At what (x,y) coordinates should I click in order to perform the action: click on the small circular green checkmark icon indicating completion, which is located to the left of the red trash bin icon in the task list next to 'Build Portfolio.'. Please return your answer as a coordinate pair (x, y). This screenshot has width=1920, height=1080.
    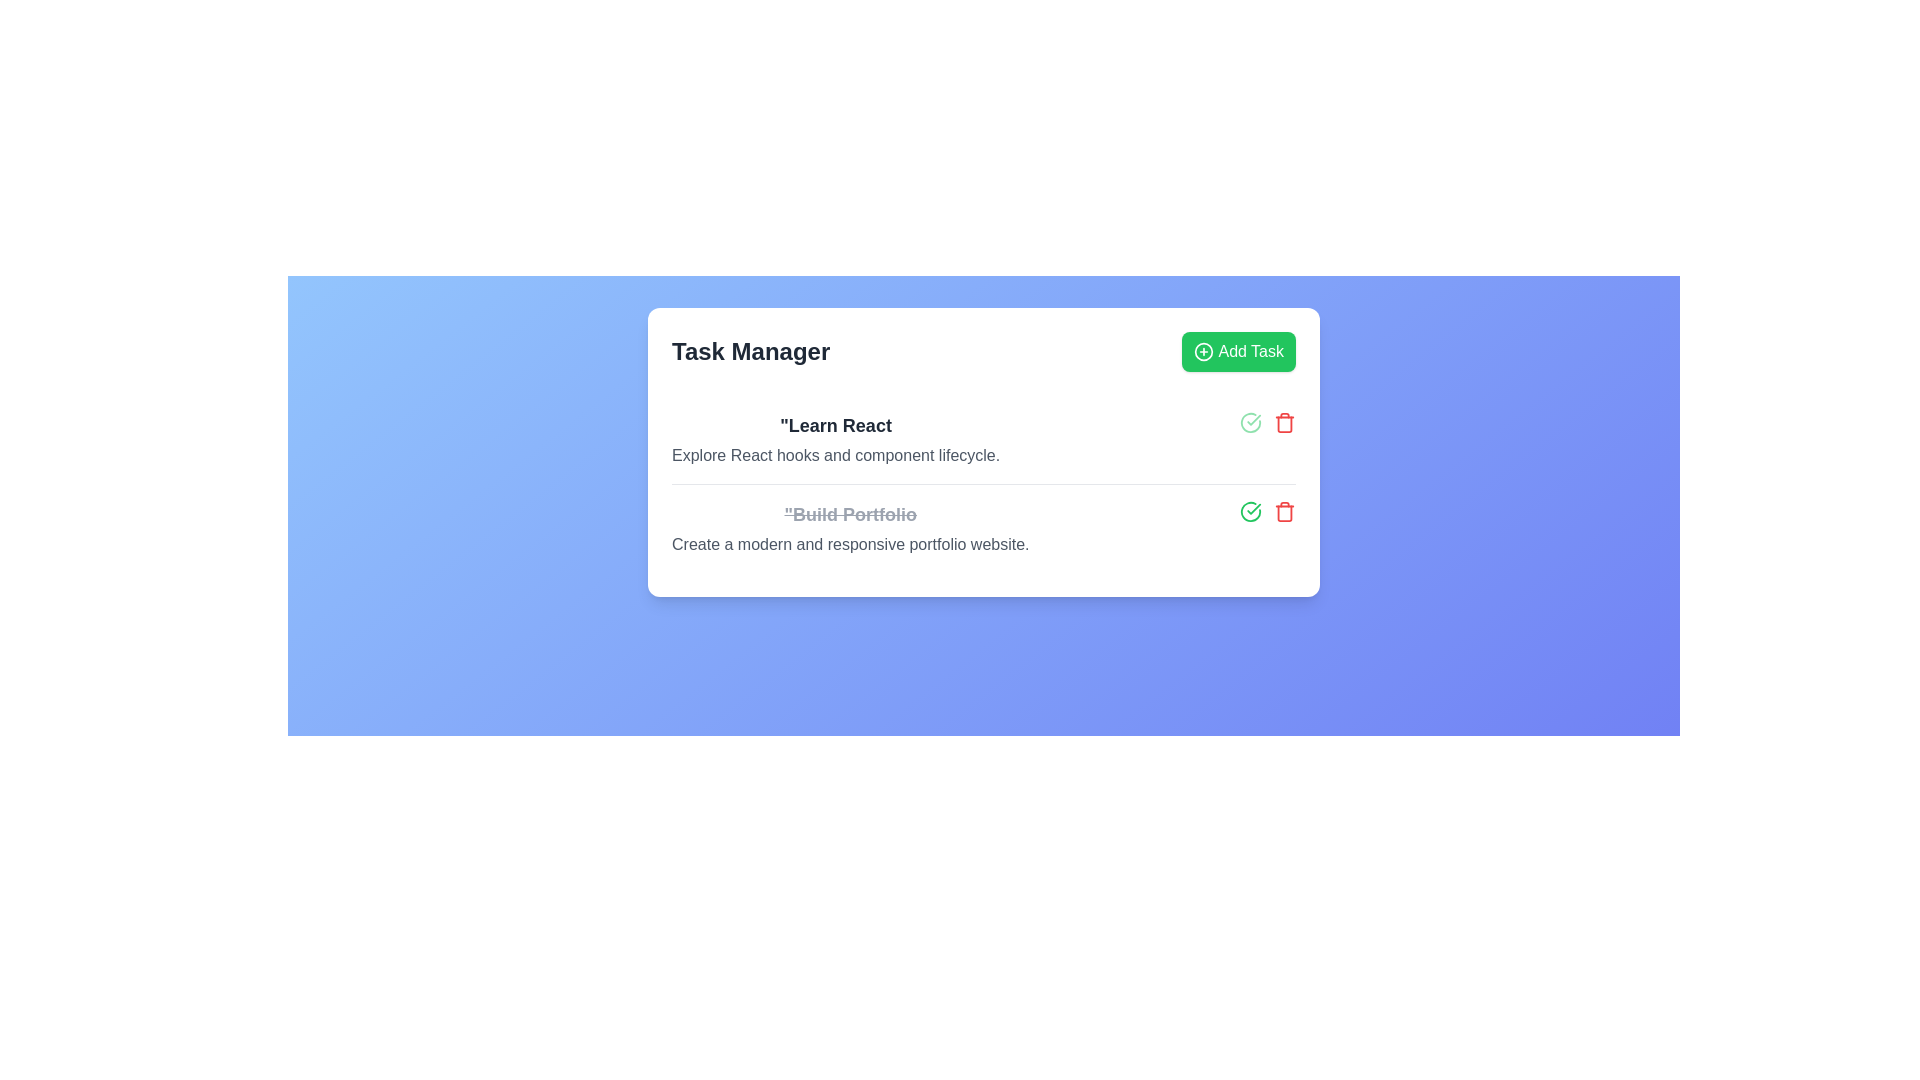
    Looking at the image, I should click on (1250, 422).